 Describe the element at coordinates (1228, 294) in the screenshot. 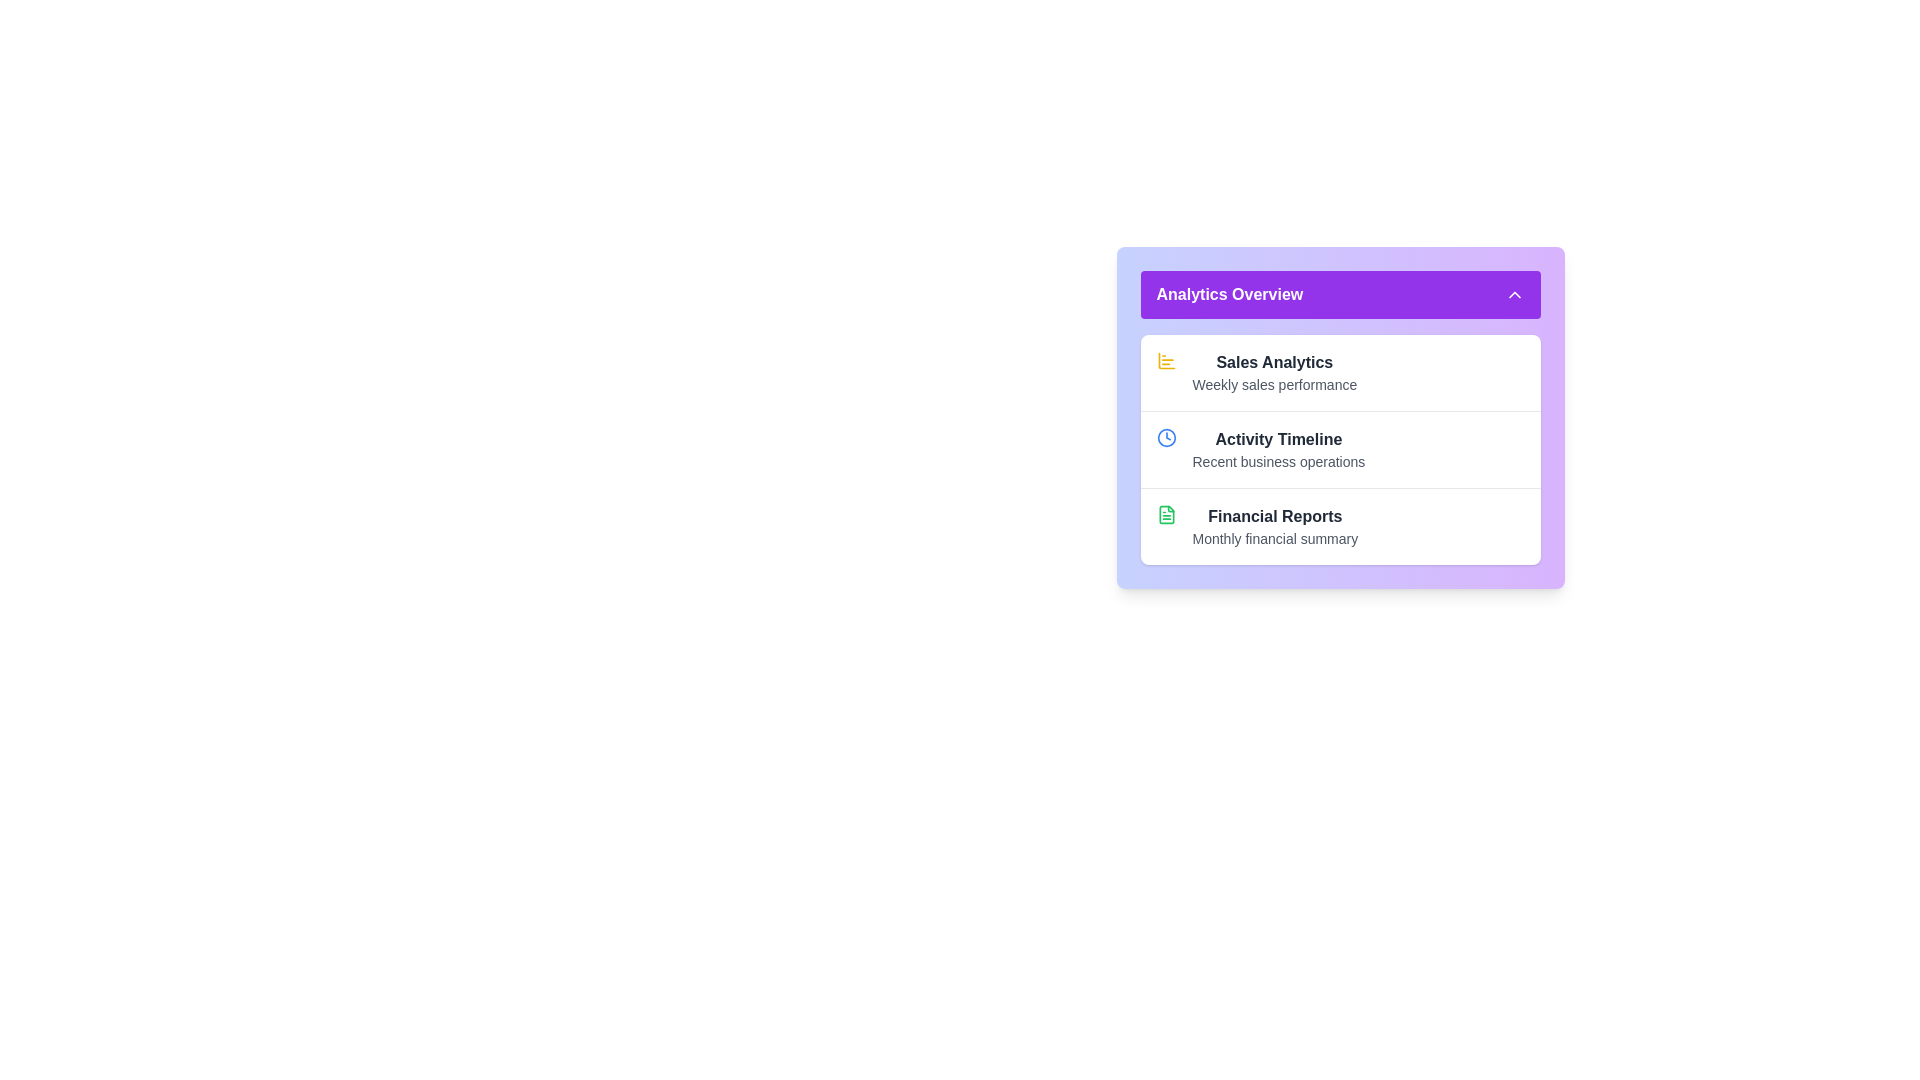

I see `label 'Analytics Overview' displayed in bold white font on a purple background, located at the top left of the panel's header area` at that location.